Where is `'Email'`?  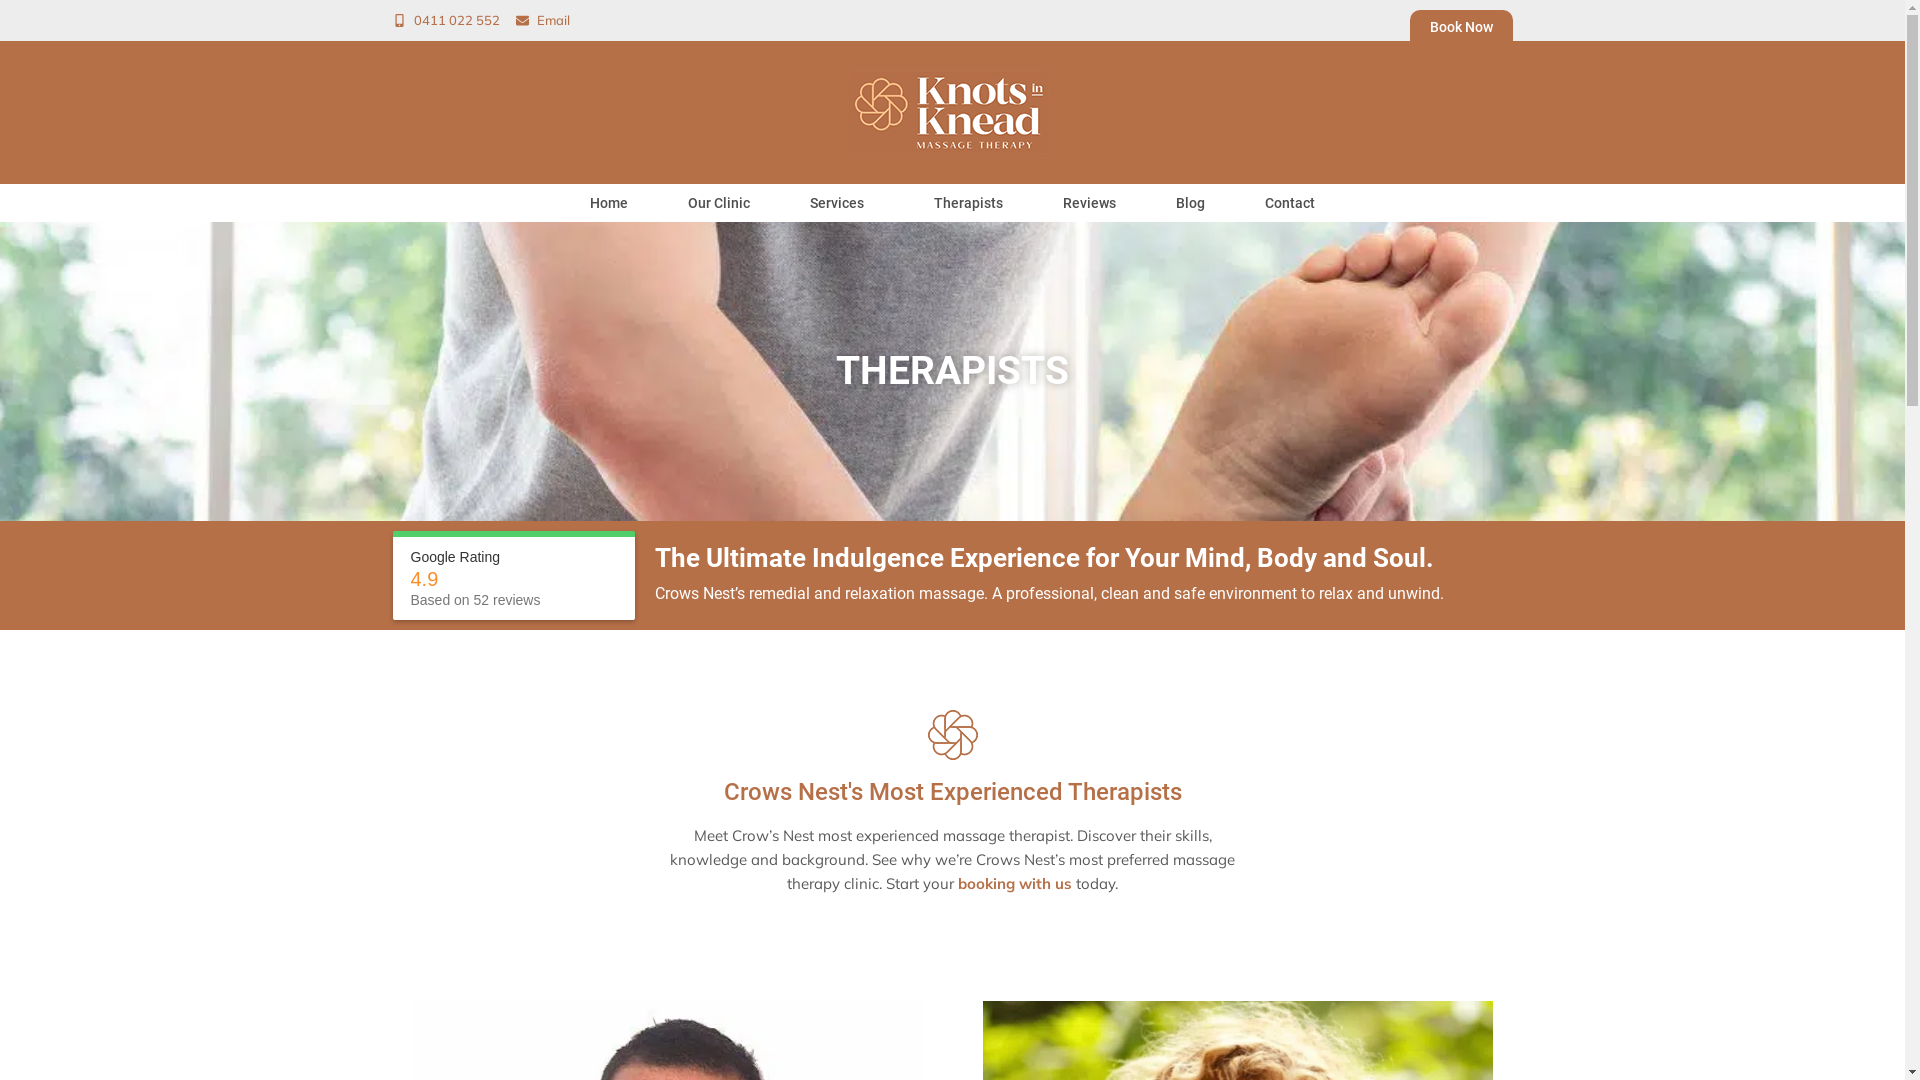 'Email' is located at coordinates (542, 20).